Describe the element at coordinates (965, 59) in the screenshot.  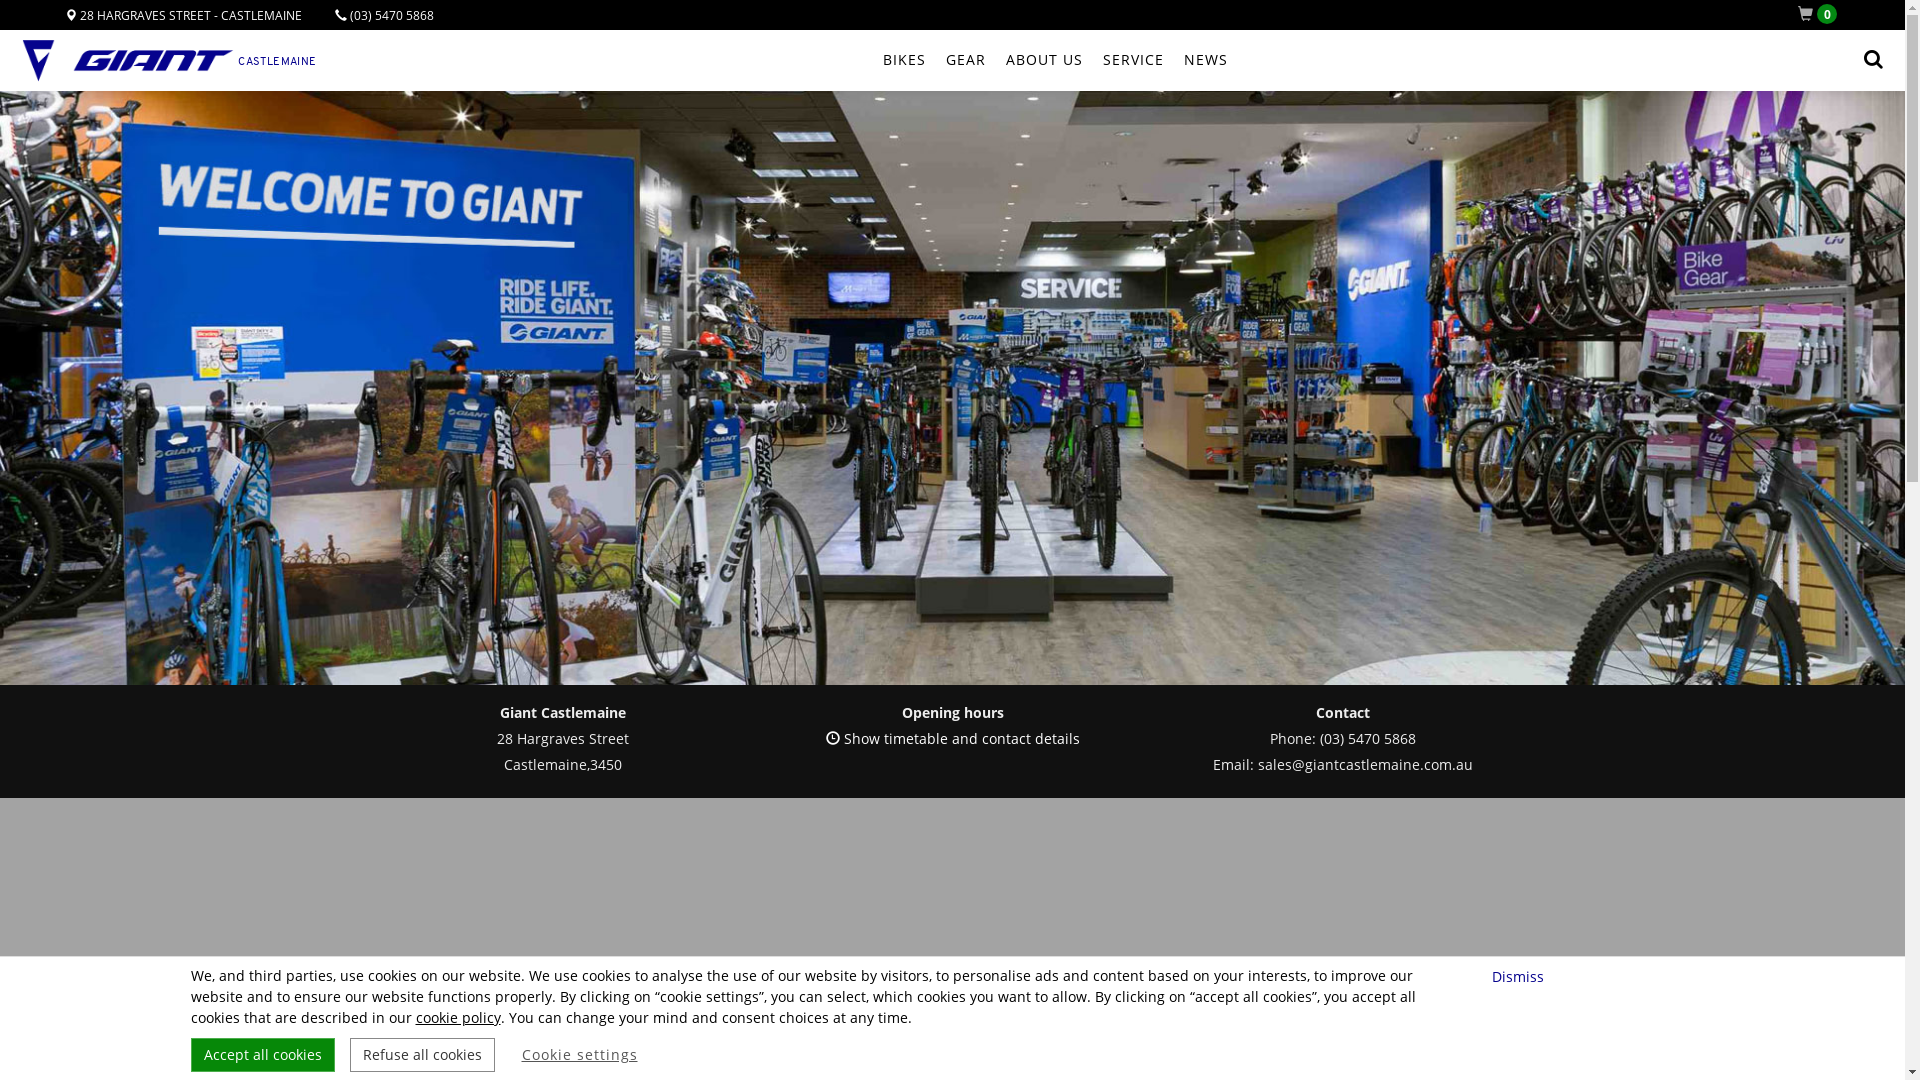
I see `'GEAR'` at that location.